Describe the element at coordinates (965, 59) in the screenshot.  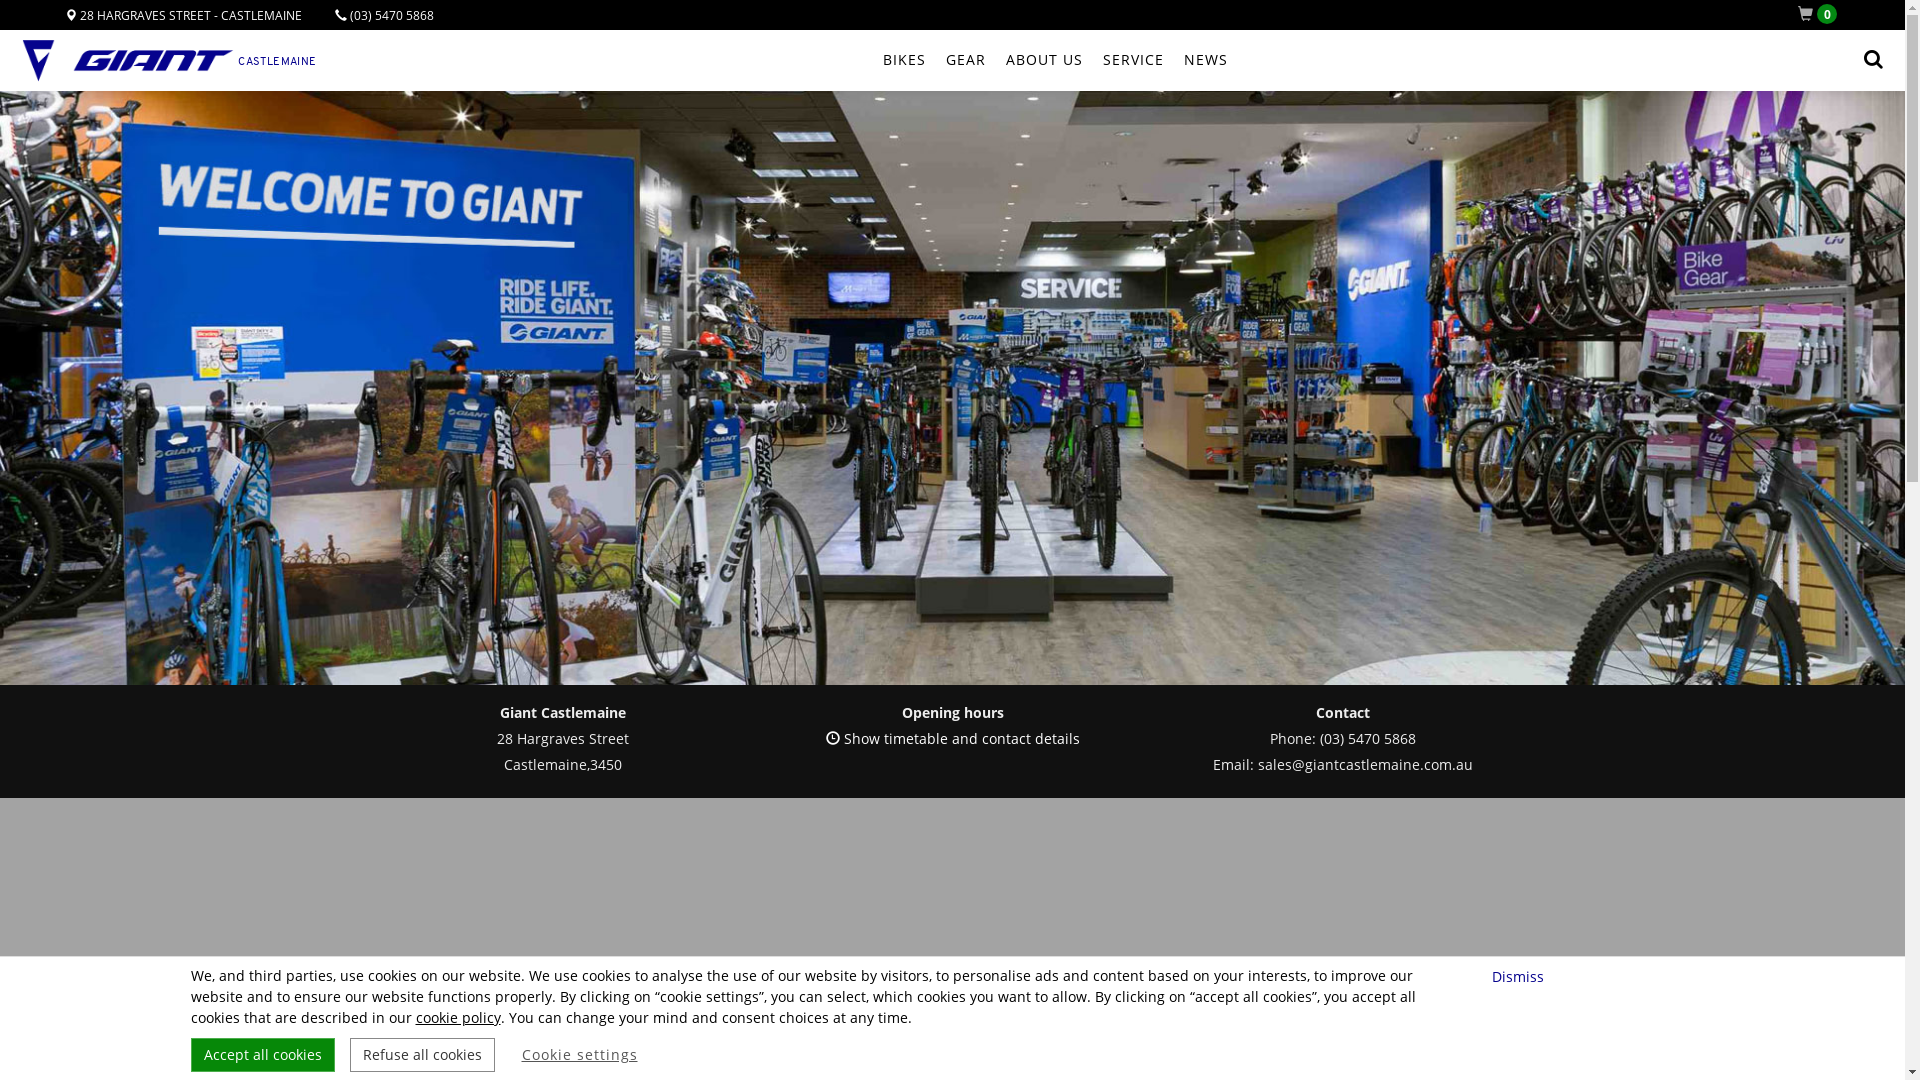
I see `'GEAR'` at that location.